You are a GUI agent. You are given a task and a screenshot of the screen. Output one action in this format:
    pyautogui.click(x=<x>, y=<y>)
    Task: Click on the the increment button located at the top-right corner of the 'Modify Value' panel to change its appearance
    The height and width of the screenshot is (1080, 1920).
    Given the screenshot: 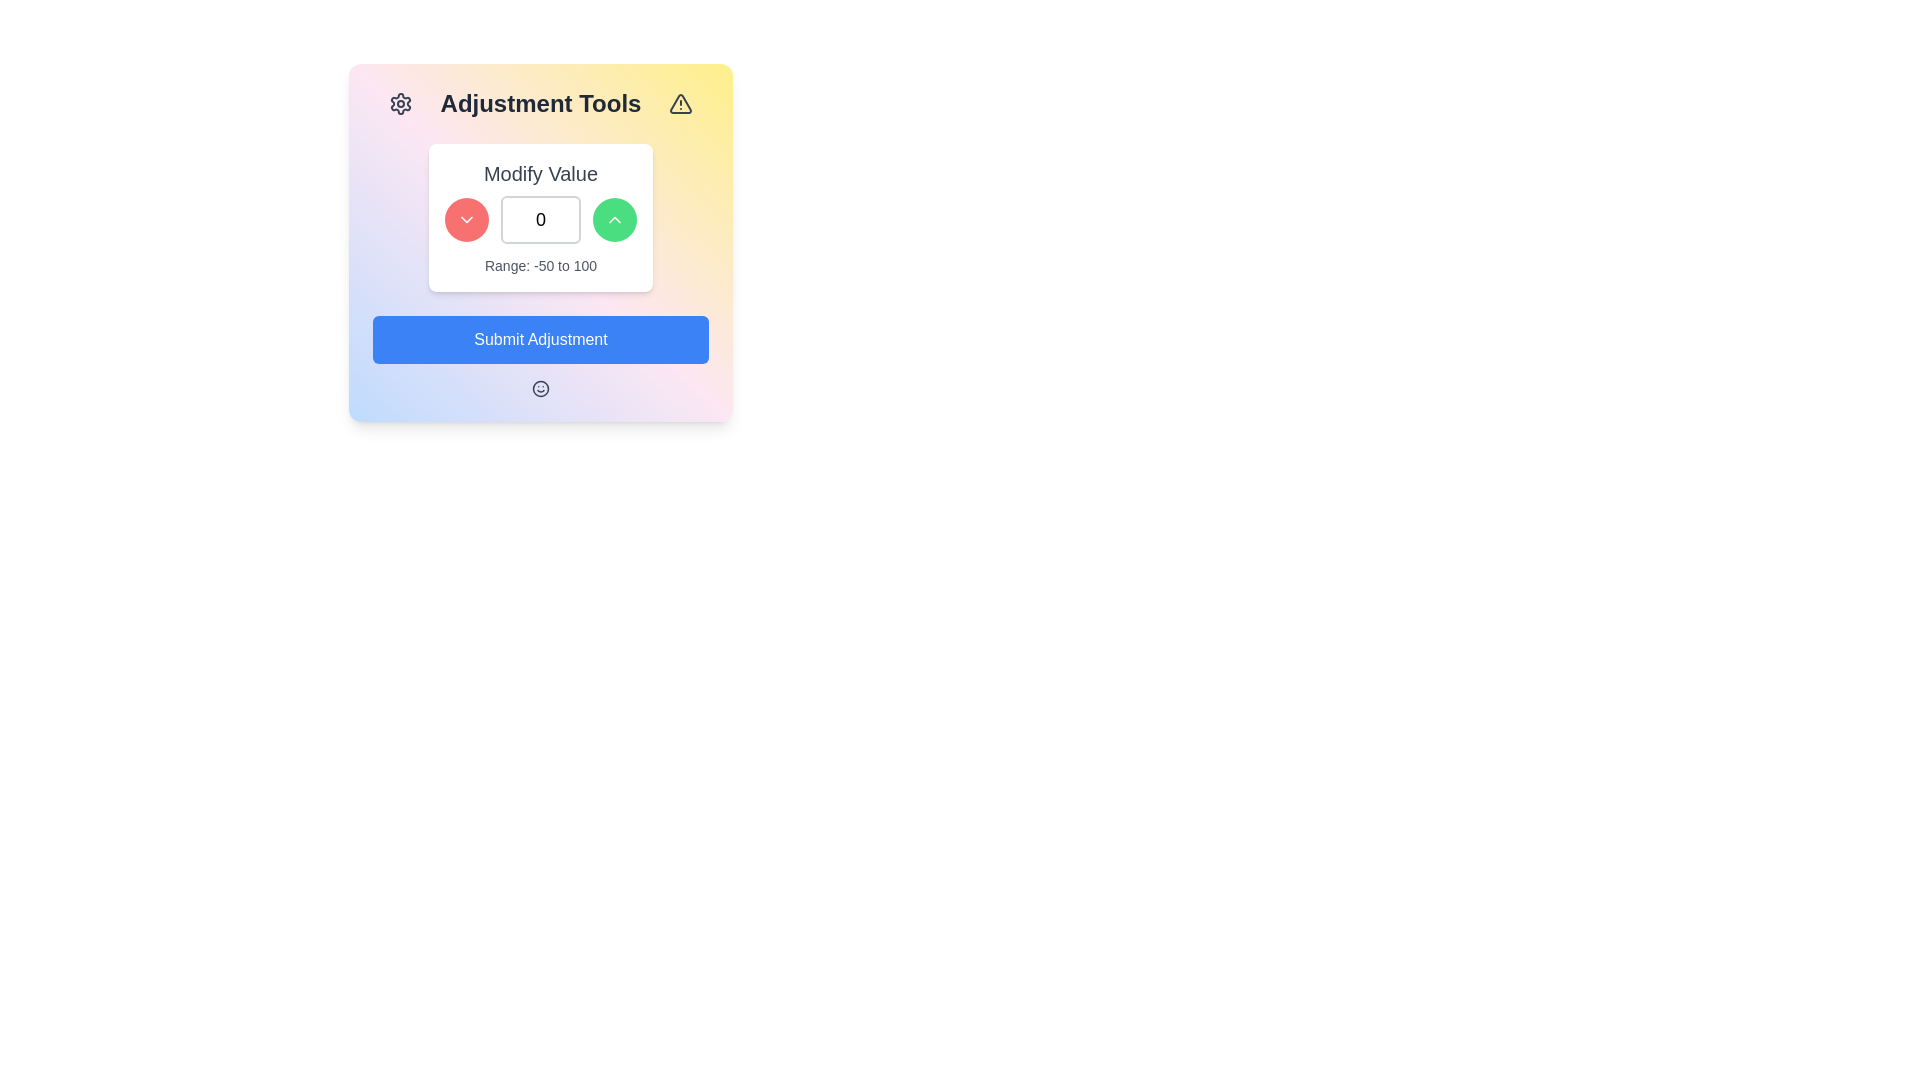 What is the action you would take?
    pyautogui.click(x=613, y=219)
    